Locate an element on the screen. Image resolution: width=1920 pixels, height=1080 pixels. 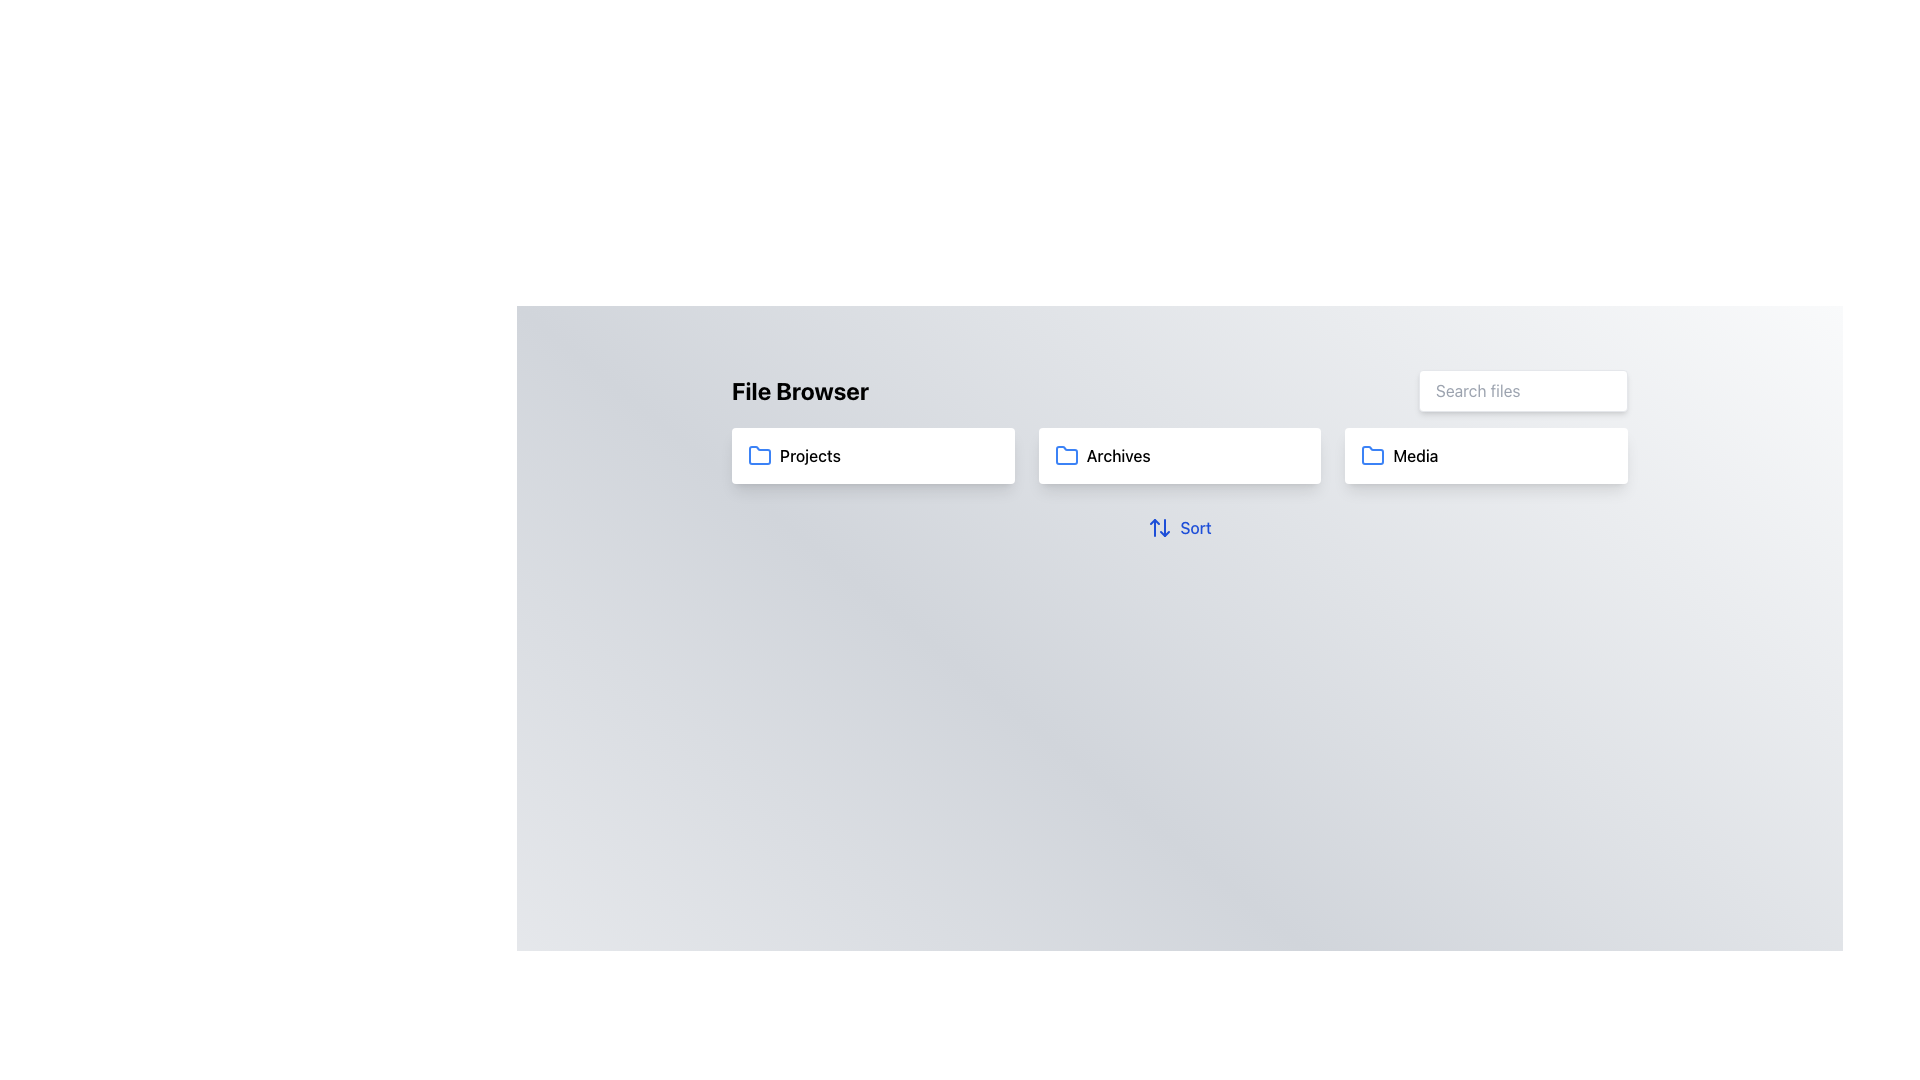
the SVG icon representing two arrows (one up and one down) in the 'Sort' section, located left of the 'Sort' text is located at coordinates (1160, 527).